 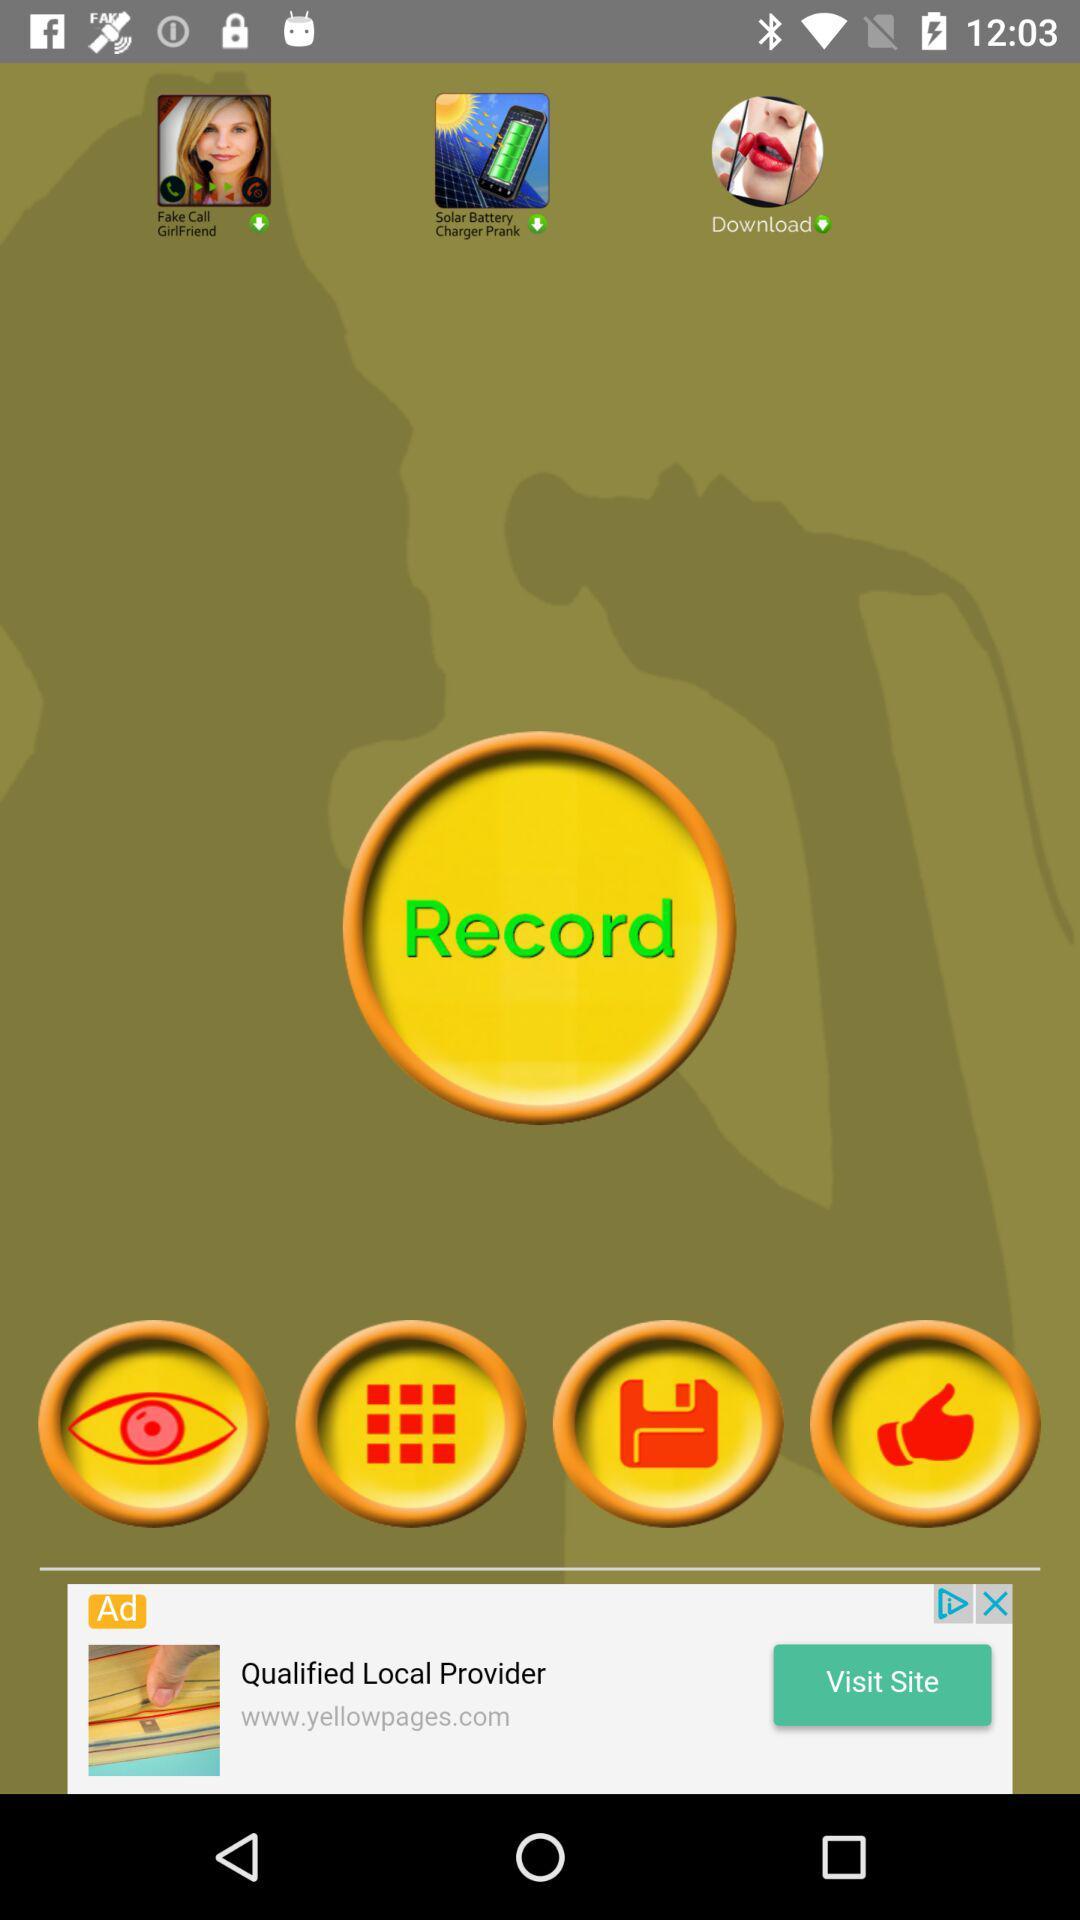 What do you see at coordinates (817, 219) in the screenshot?
I see `advertisement` at bounding box center [817, 219].